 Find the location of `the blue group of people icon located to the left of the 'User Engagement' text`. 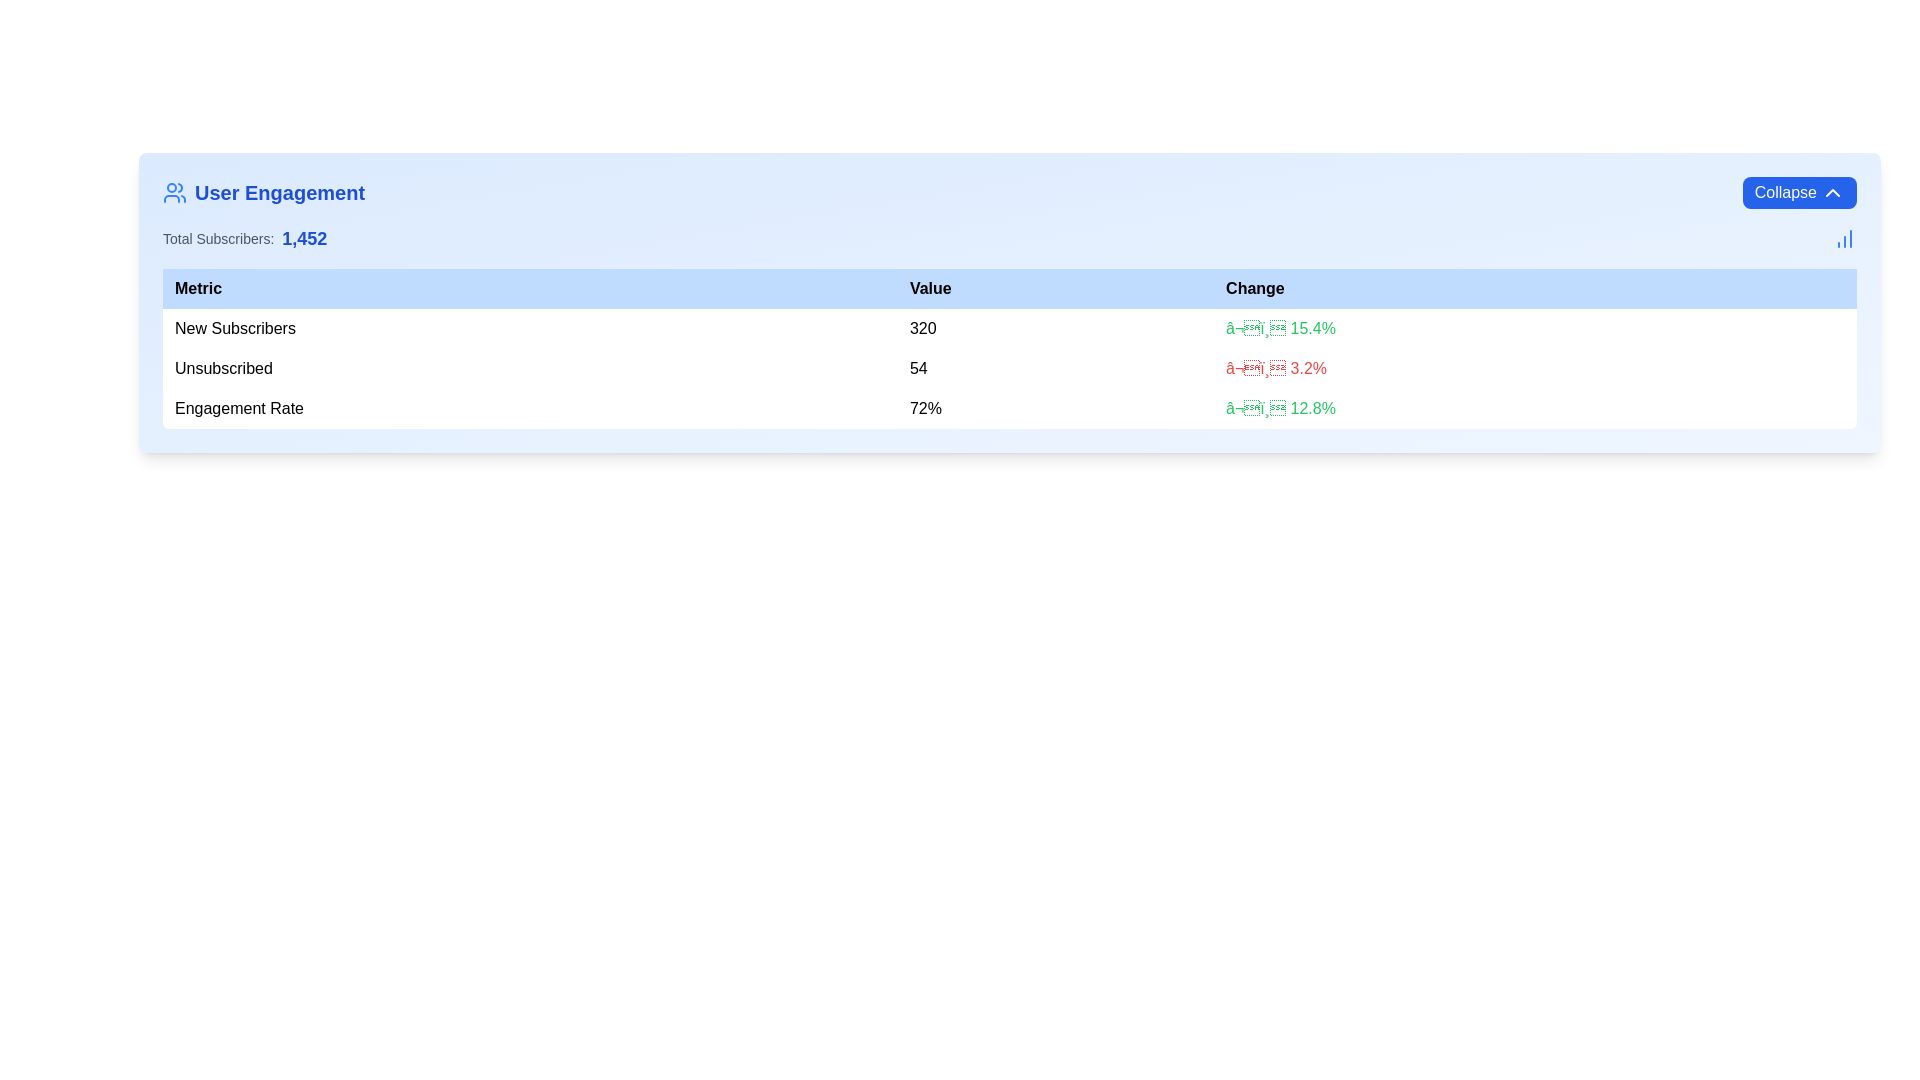

the blue group of people icon located to the left of the 'User Engagement' text is located at coordinates (174, 192).